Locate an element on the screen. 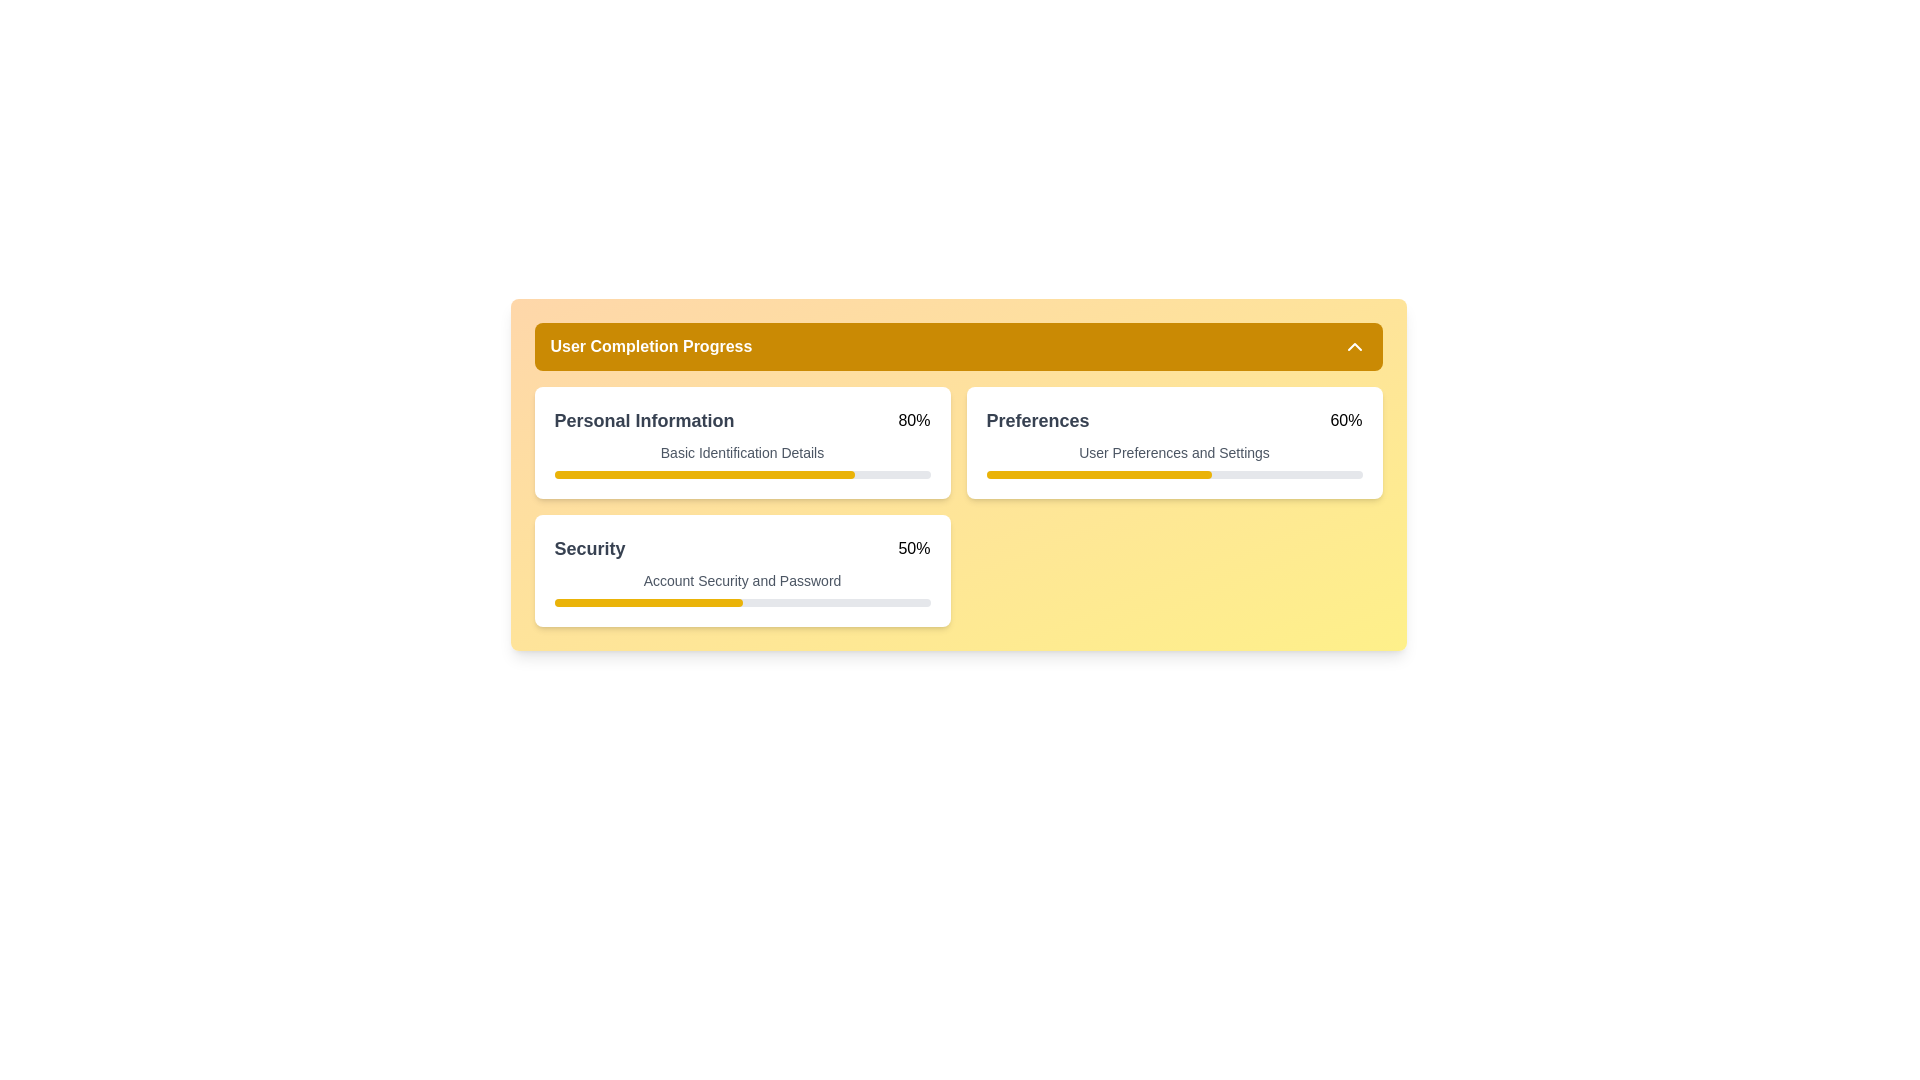 This screenshot has height=1080, width=1920. progress bar located in the 'Preferences' section, directly below the text 'User Preferences and Settings' is located at coordinates (1174, 474).